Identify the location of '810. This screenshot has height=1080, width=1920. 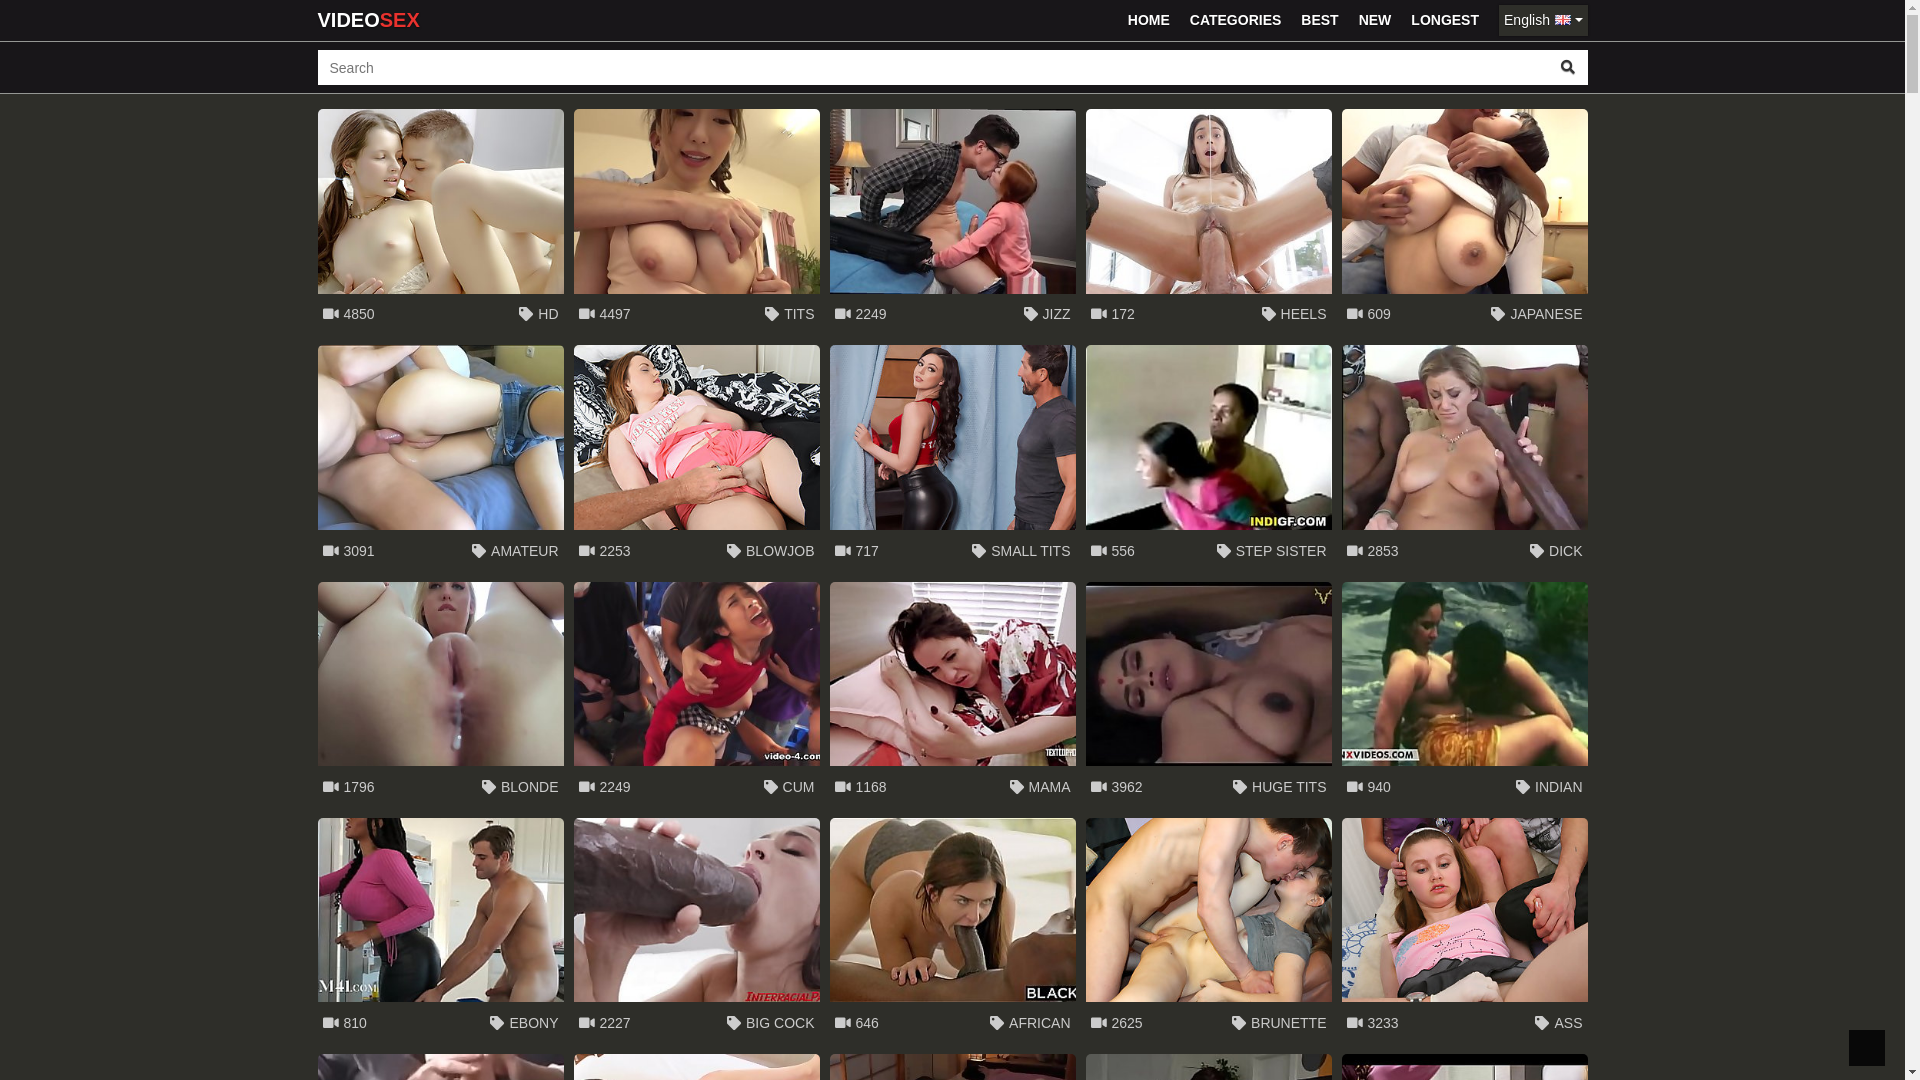
(316, 930).